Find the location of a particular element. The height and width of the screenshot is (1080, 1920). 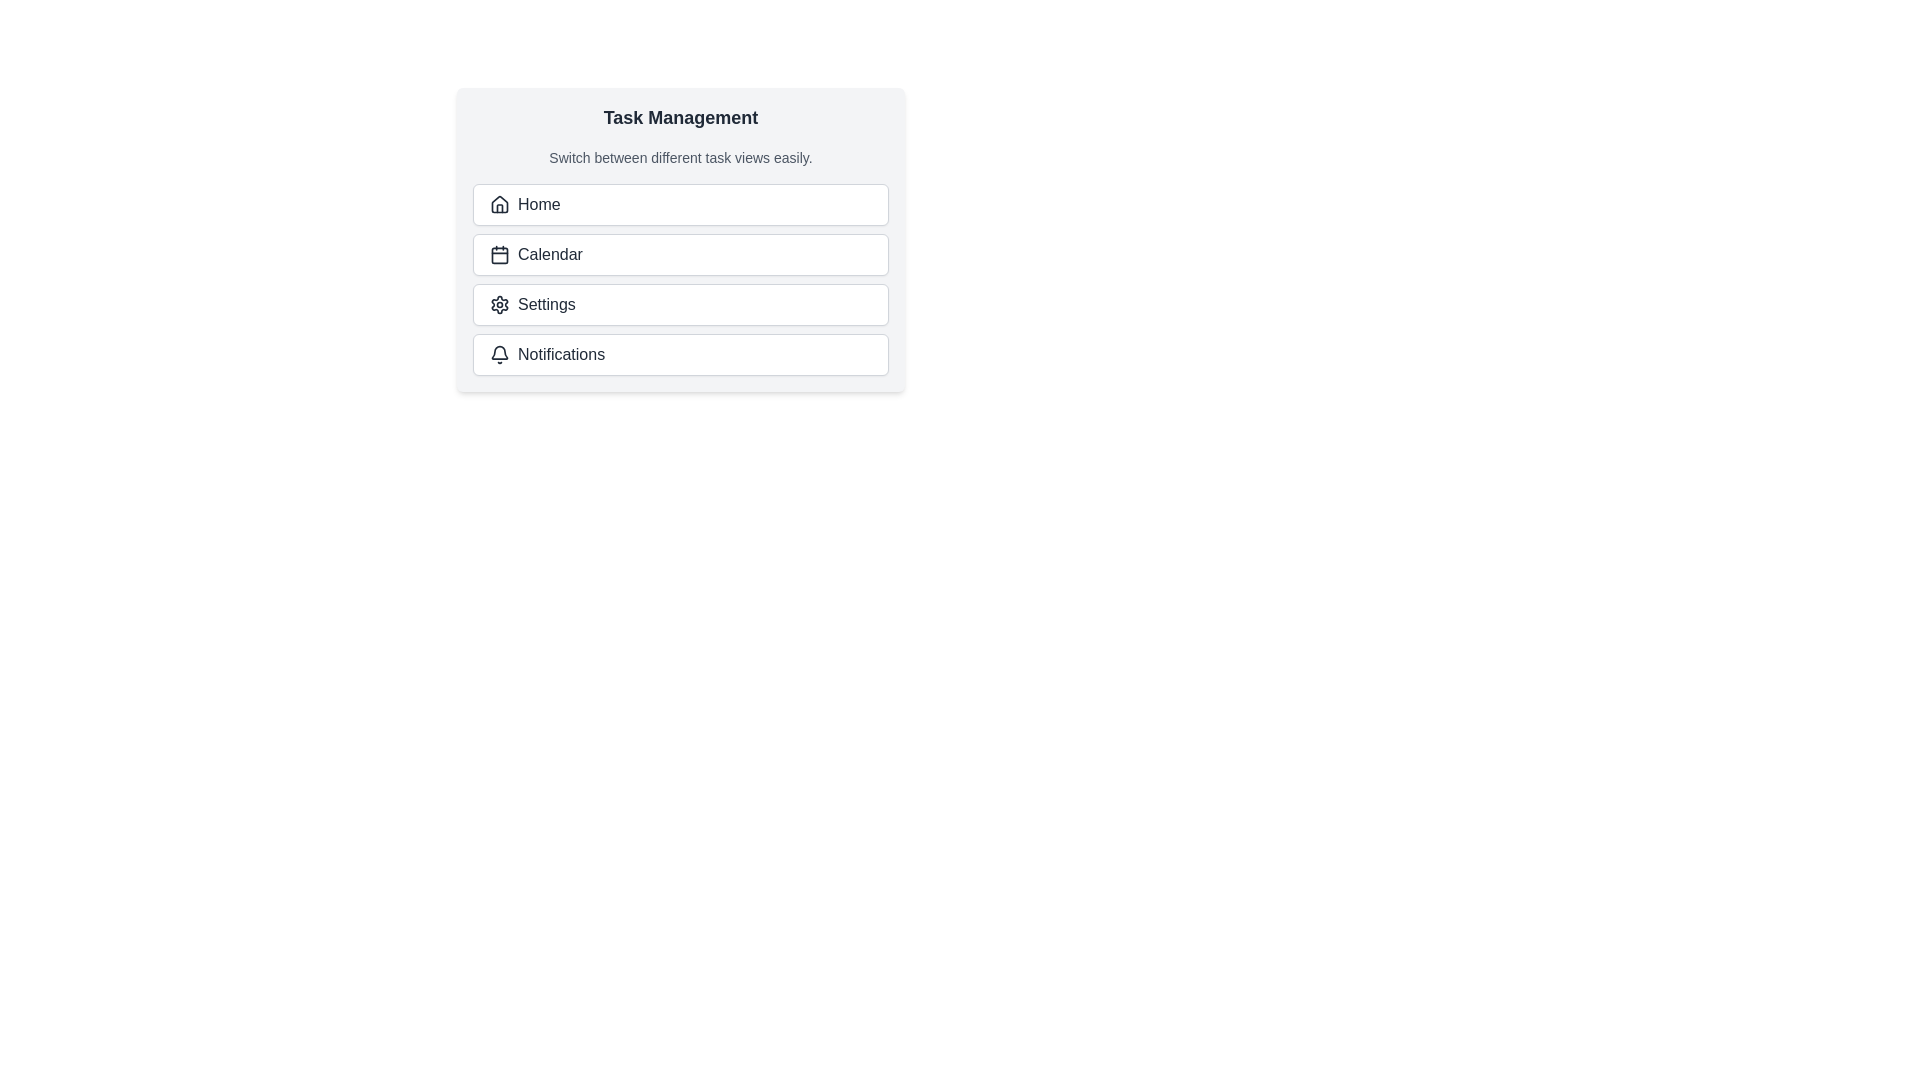

the 'Calendar' menu option button located in the 'Task Management' section, which is the second item in the vertical menu stacked between the 'Home' and 'Settings' buttons is located at coordinates (681, 238).